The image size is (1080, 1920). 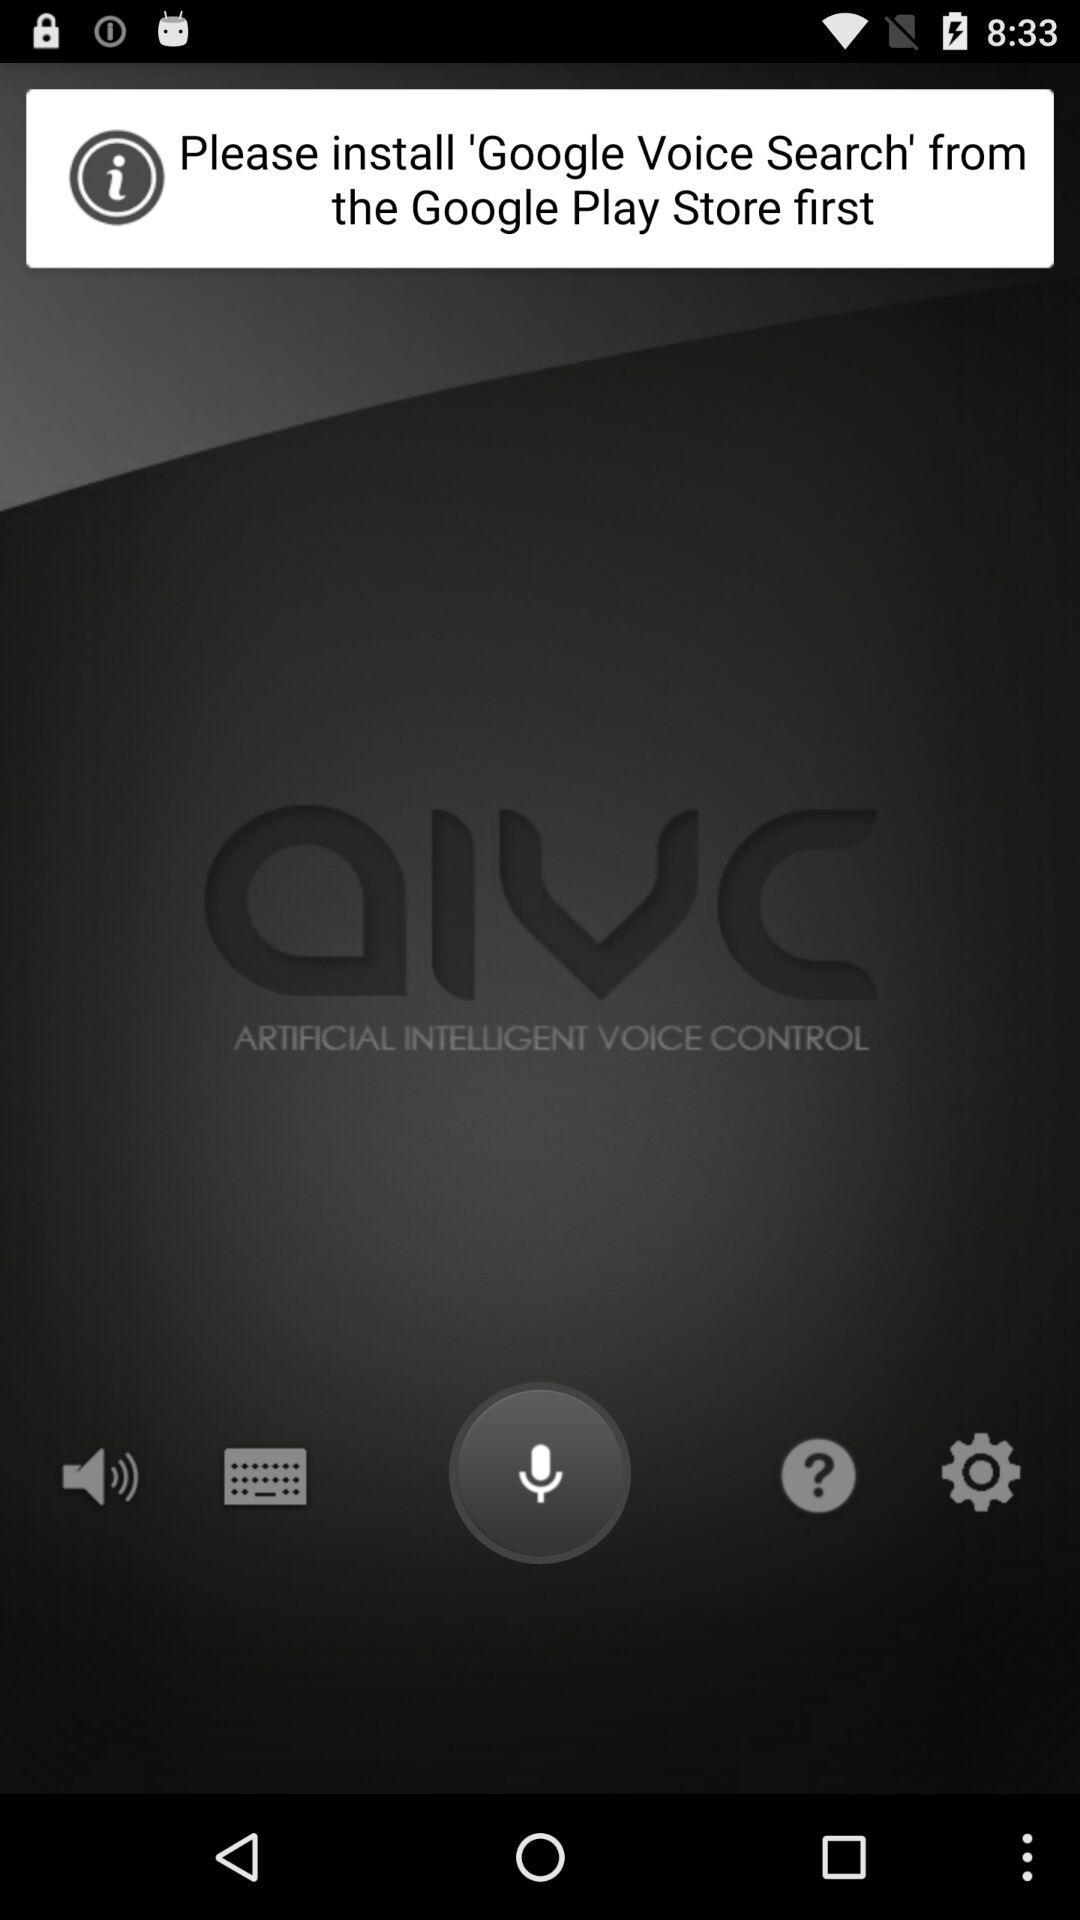 What do you see at coordinates (98, 1575) in the screenshot?
I see `the volume icon` at bounding box center [98, 1575].